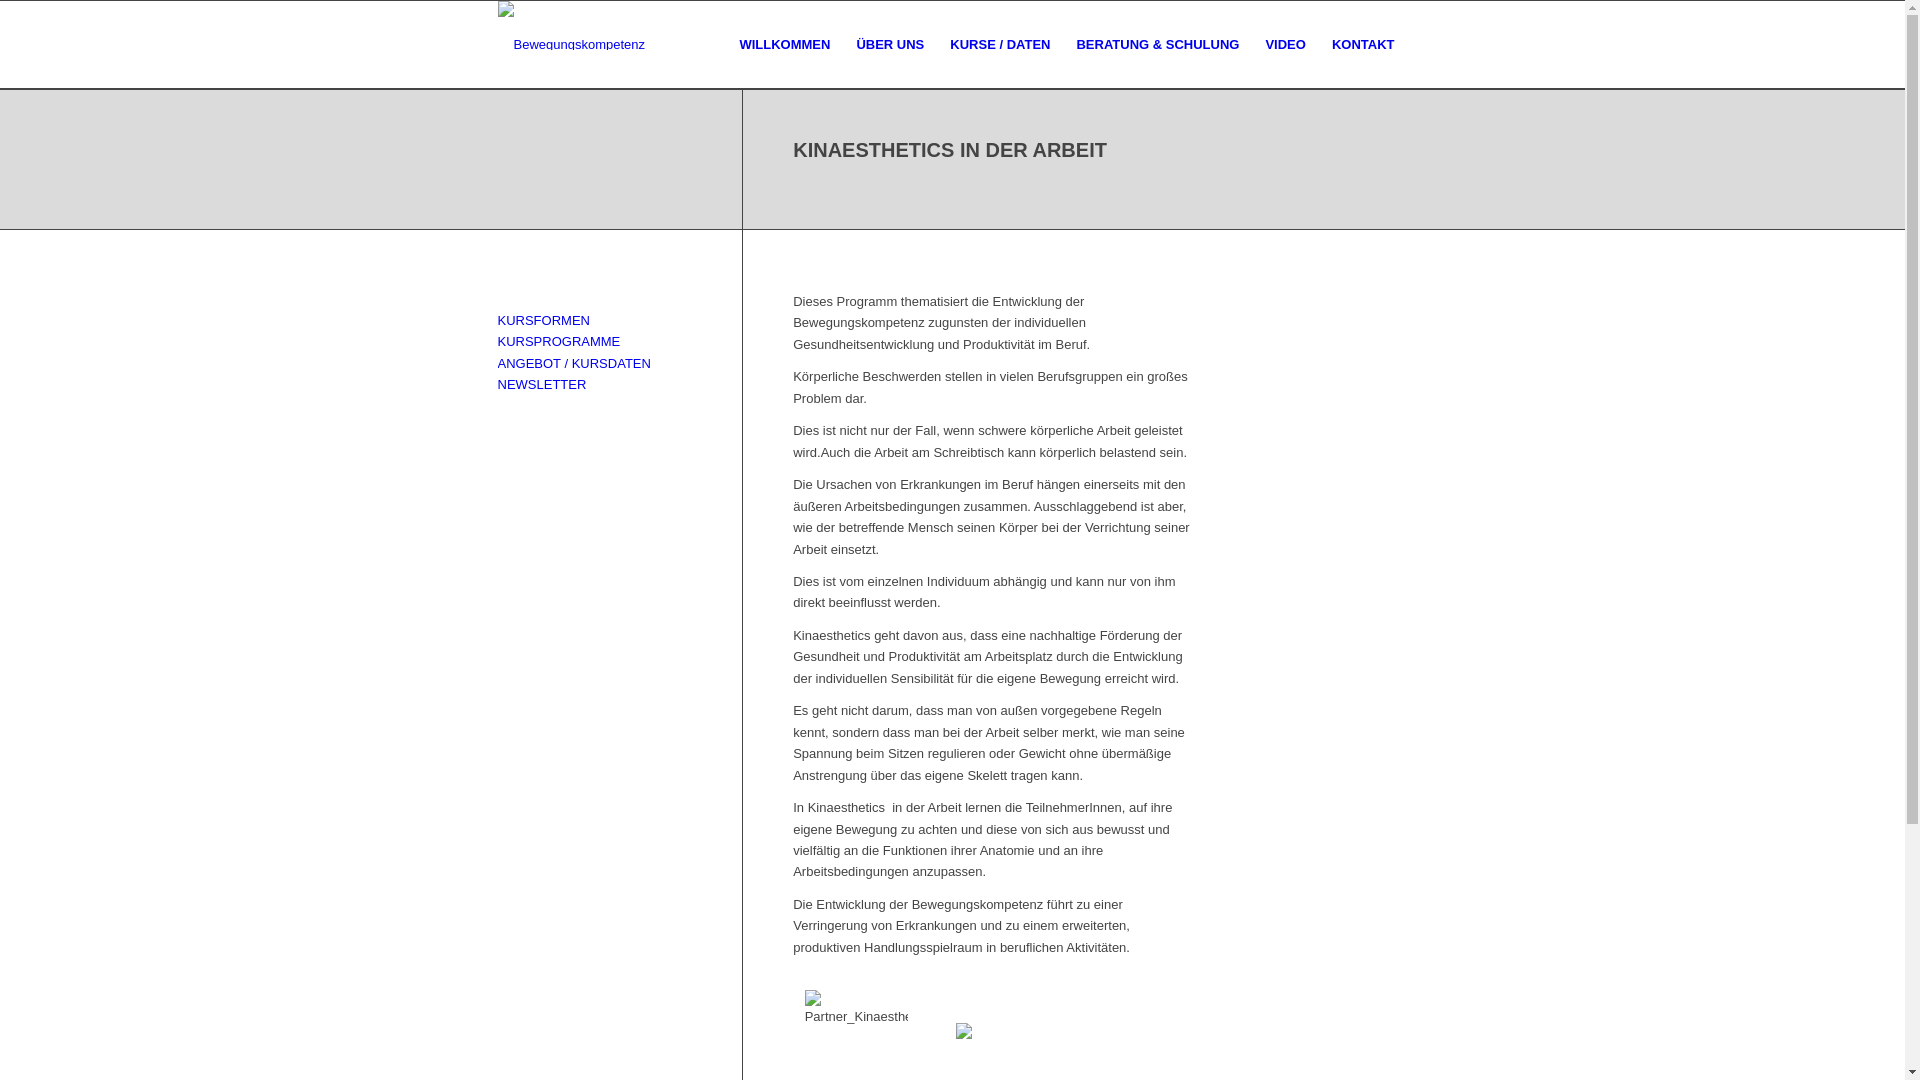  Describe the element at coordinates (498, 319) in the screenshot. I see `'KURSFORMEN'` at that location.